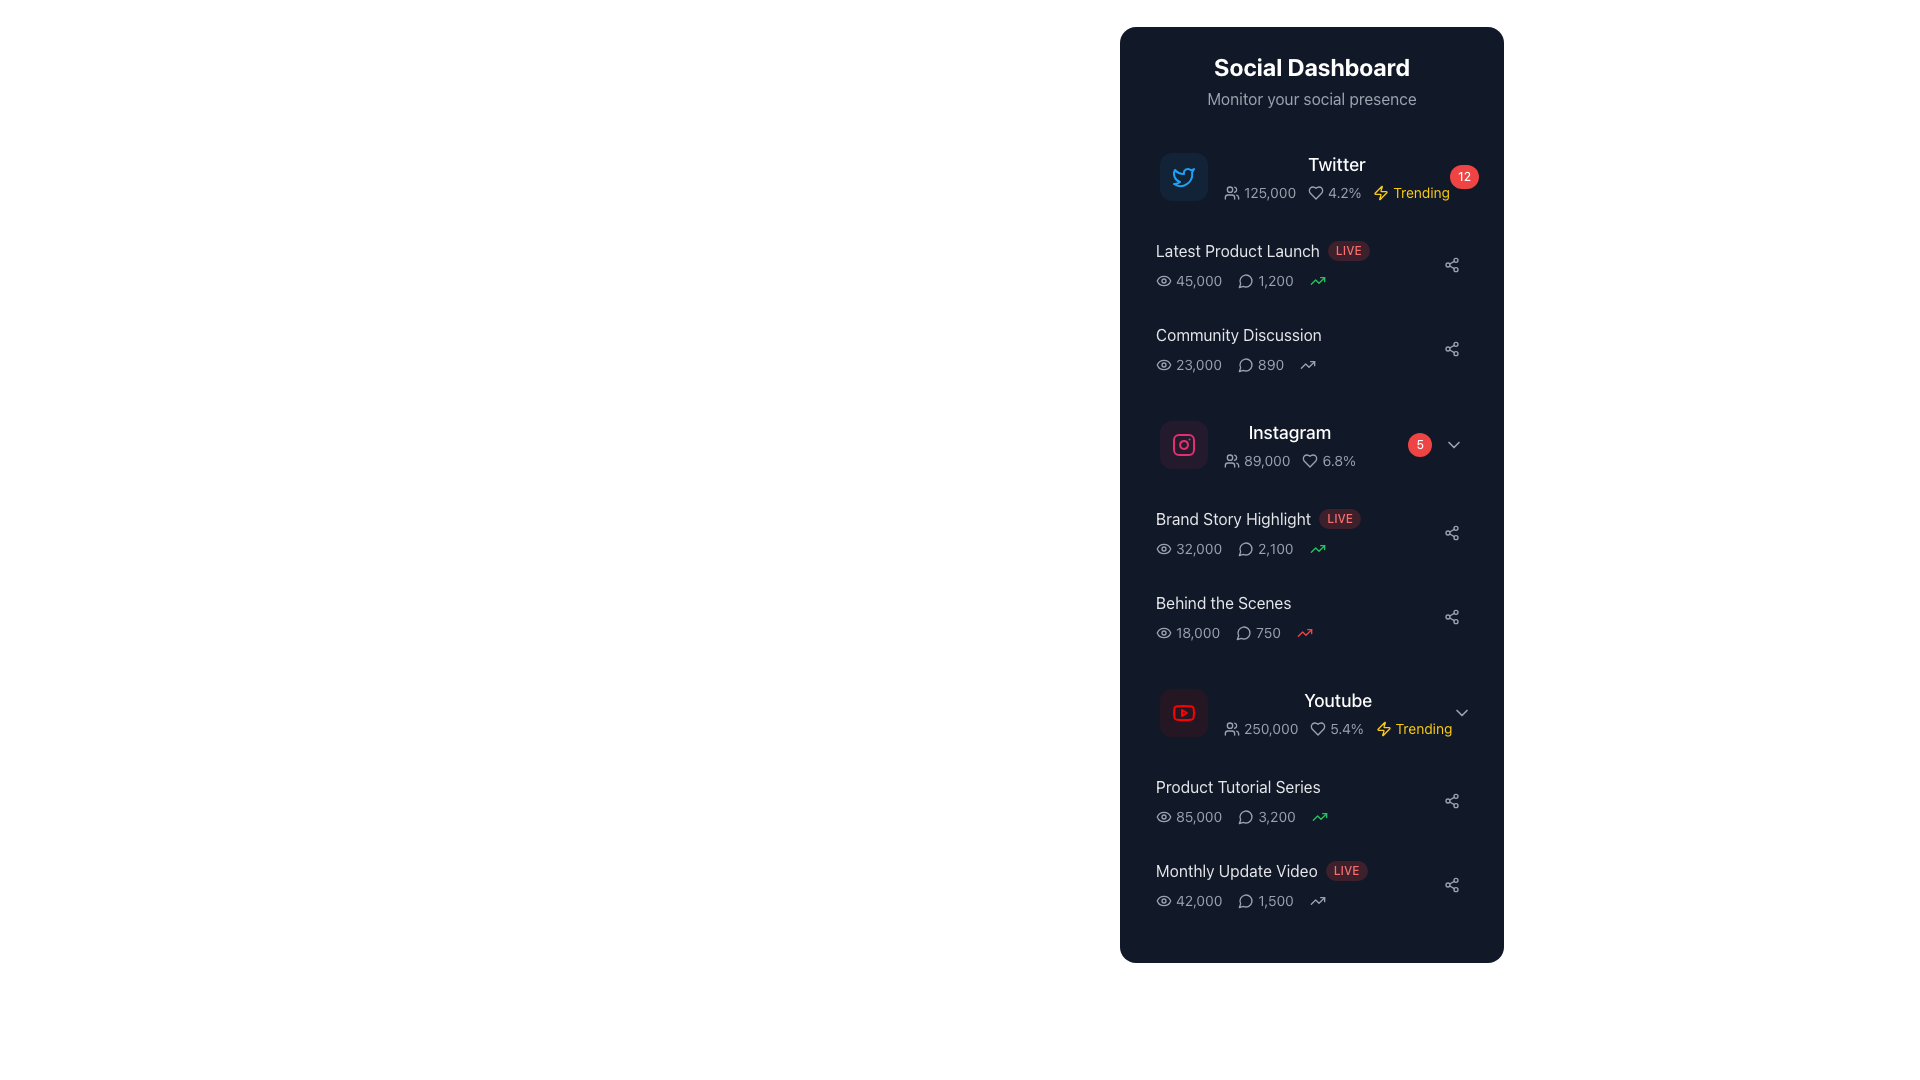 The height and width of the screenshot is (1080, 1920). I want to click on the share icon located at the right end of the 'Community Discussion' row in the Social Dashboard interface to share the content, so click(1451, 347).